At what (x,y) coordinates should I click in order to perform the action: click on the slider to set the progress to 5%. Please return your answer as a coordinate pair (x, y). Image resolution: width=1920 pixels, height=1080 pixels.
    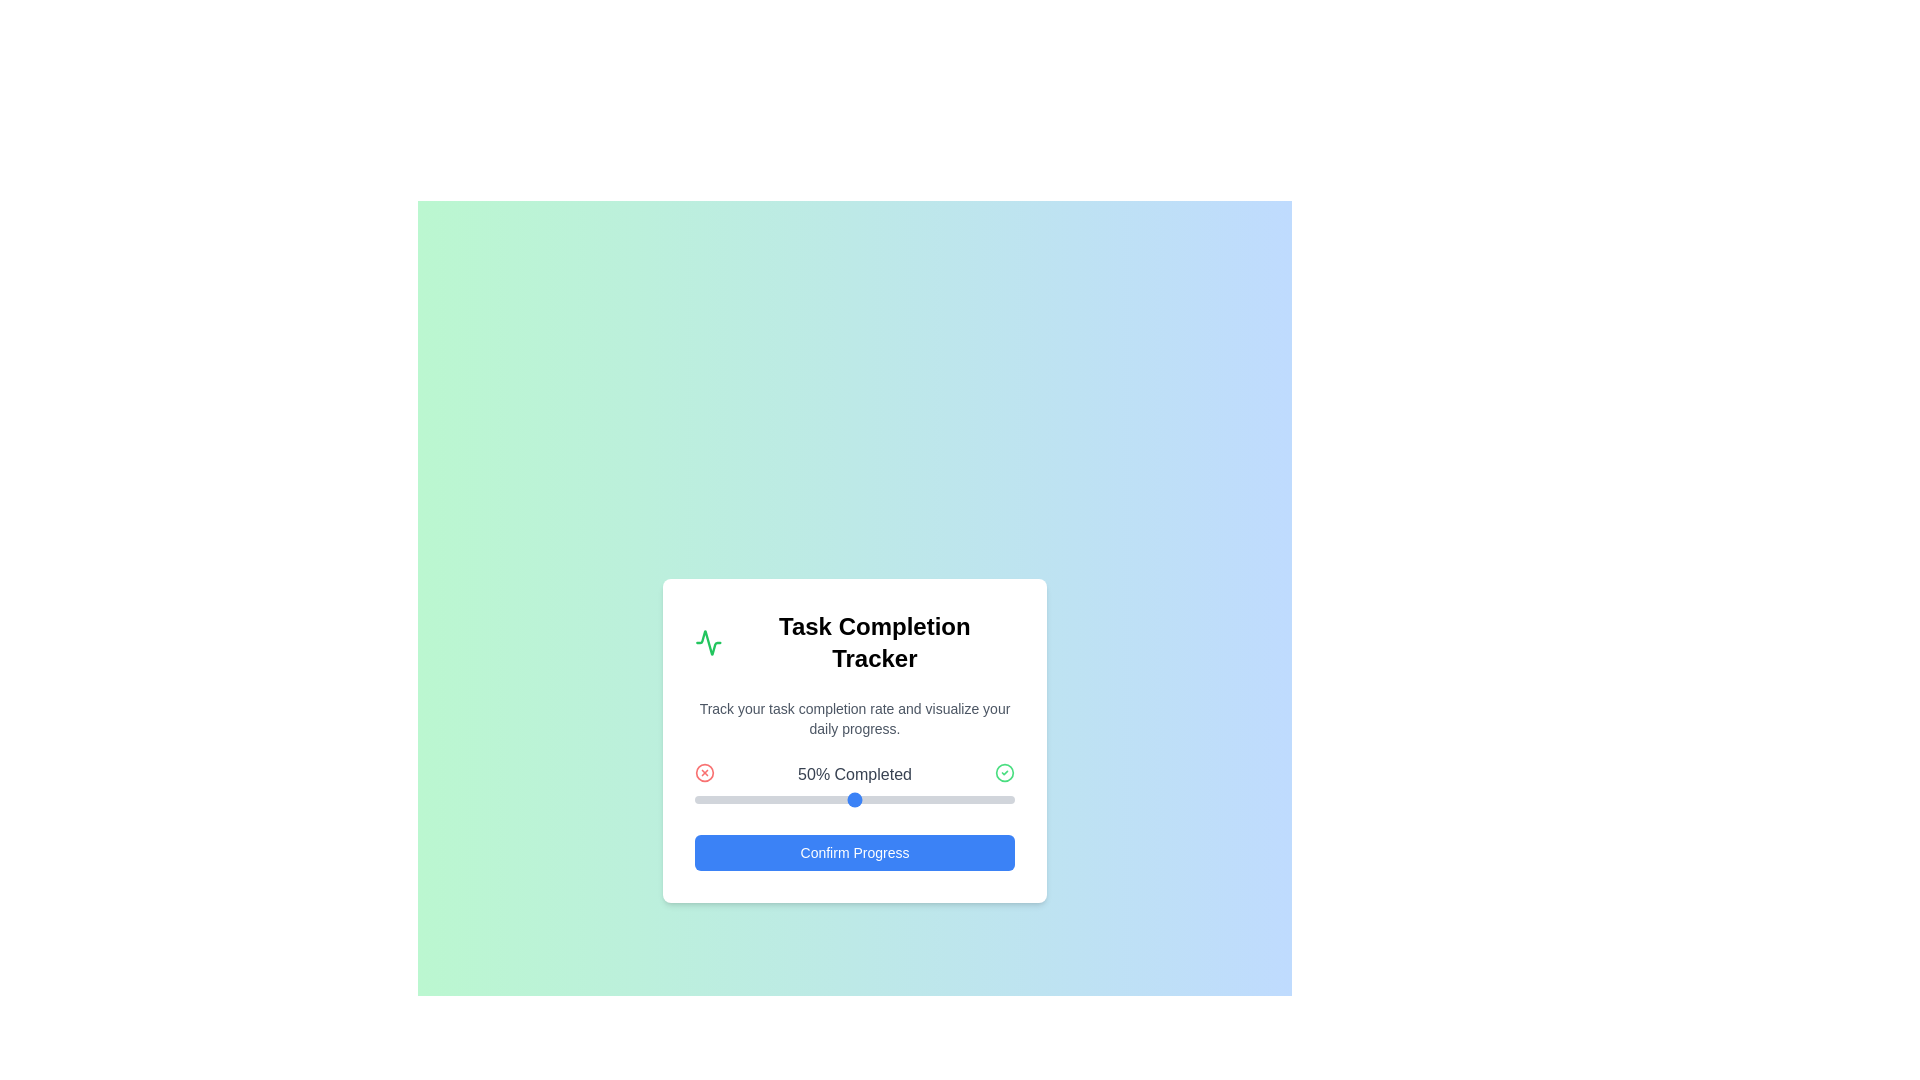
    Looking at the image, I should click on (710, 798).